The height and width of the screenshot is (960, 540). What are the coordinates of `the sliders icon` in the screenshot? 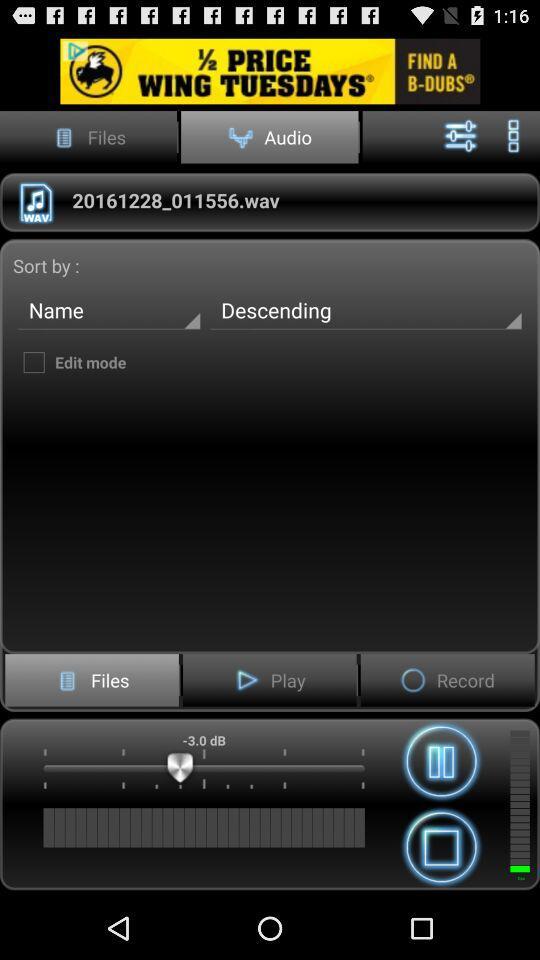 It's located at (461, 144).